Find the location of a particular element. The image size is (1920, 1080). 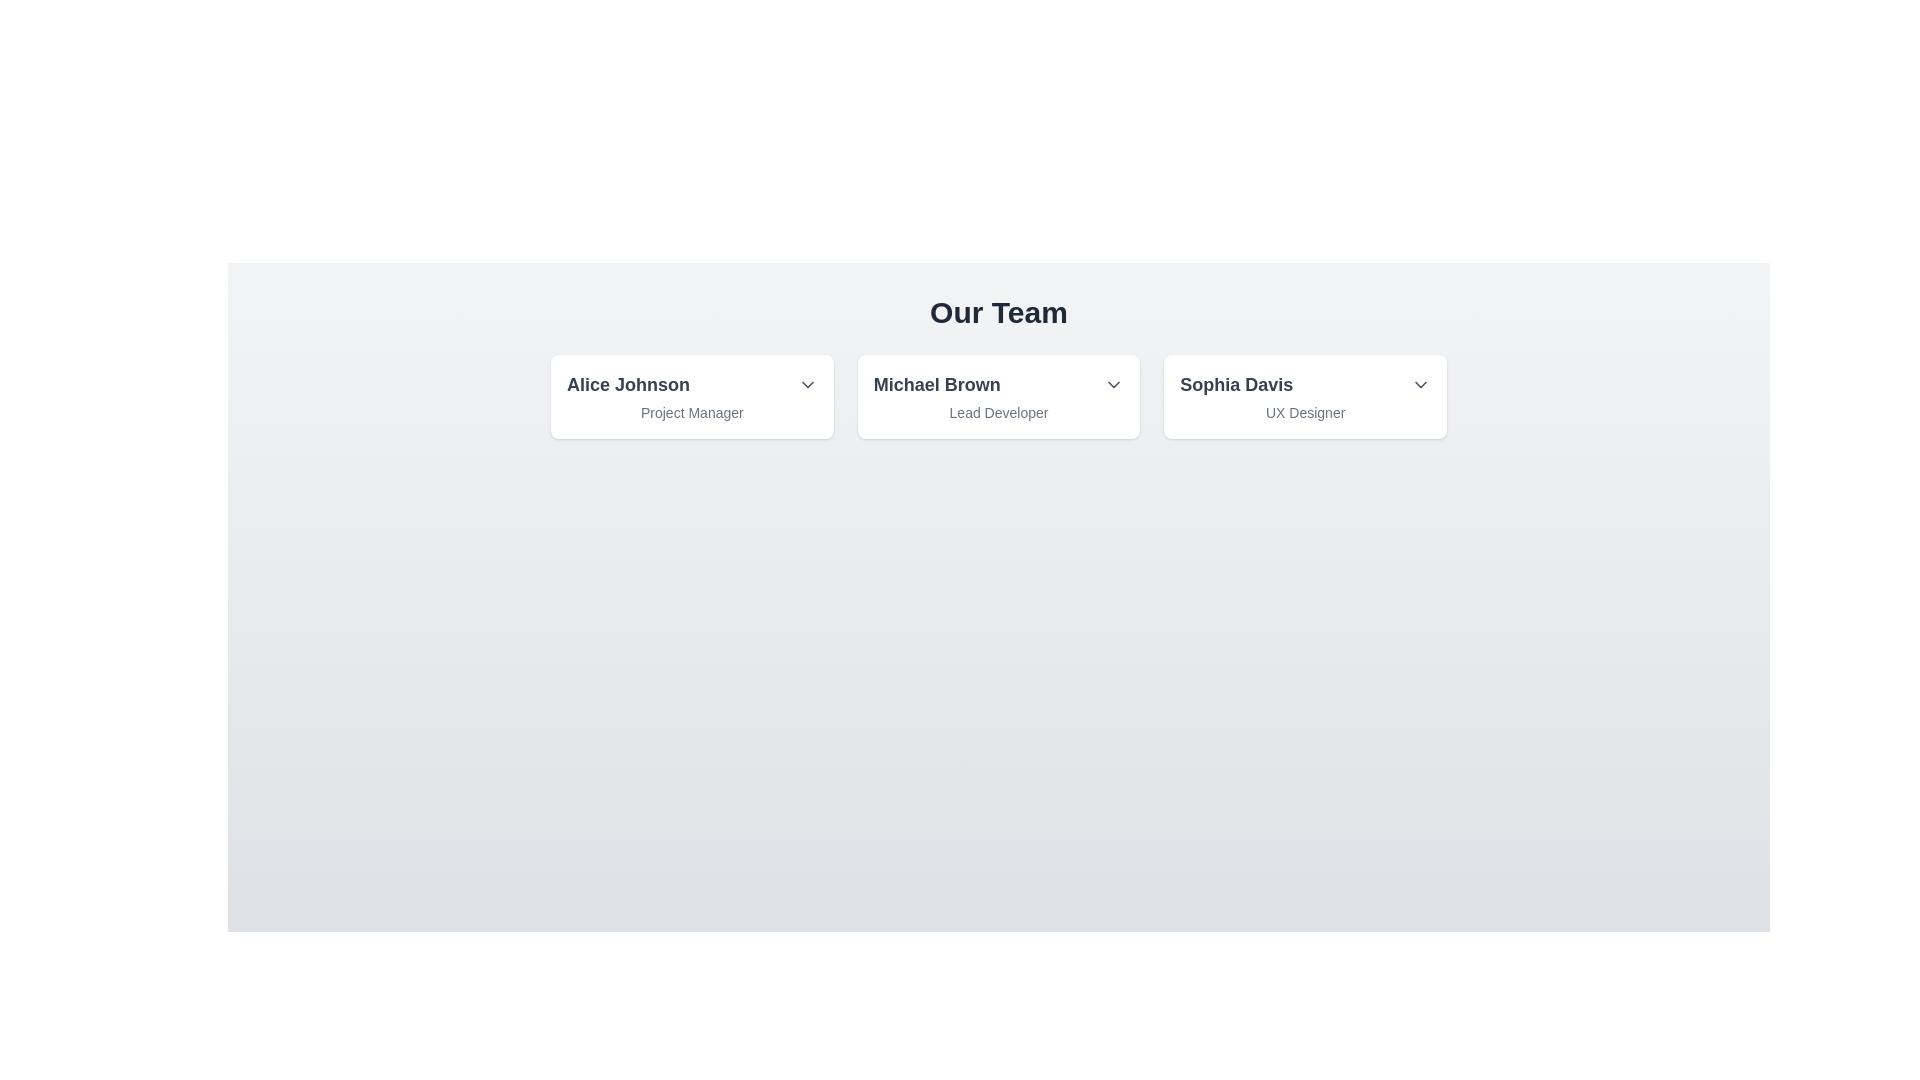

the Dropdown indicator icon located to the right of the 'Michael Brown' text to visualize its interactivity is located at coordinates (1113, 385).